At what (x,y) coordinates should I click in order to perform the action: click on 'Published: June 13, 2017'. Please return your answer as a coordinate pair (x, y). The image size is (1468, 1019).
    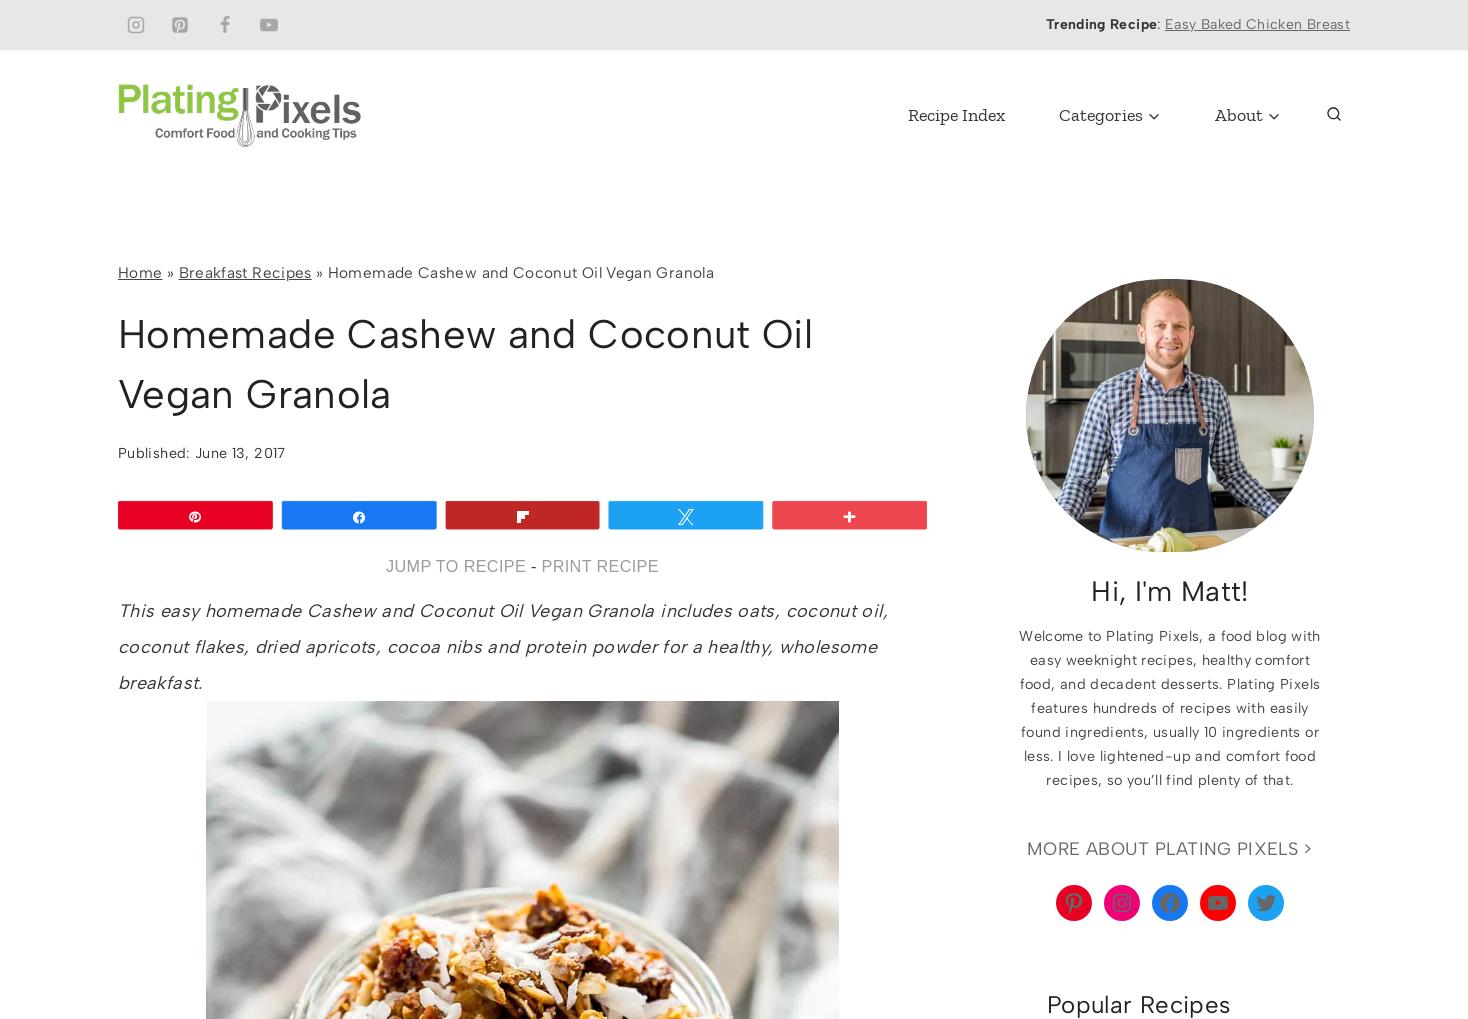
    Looking at the image, I should click on (201, 452).